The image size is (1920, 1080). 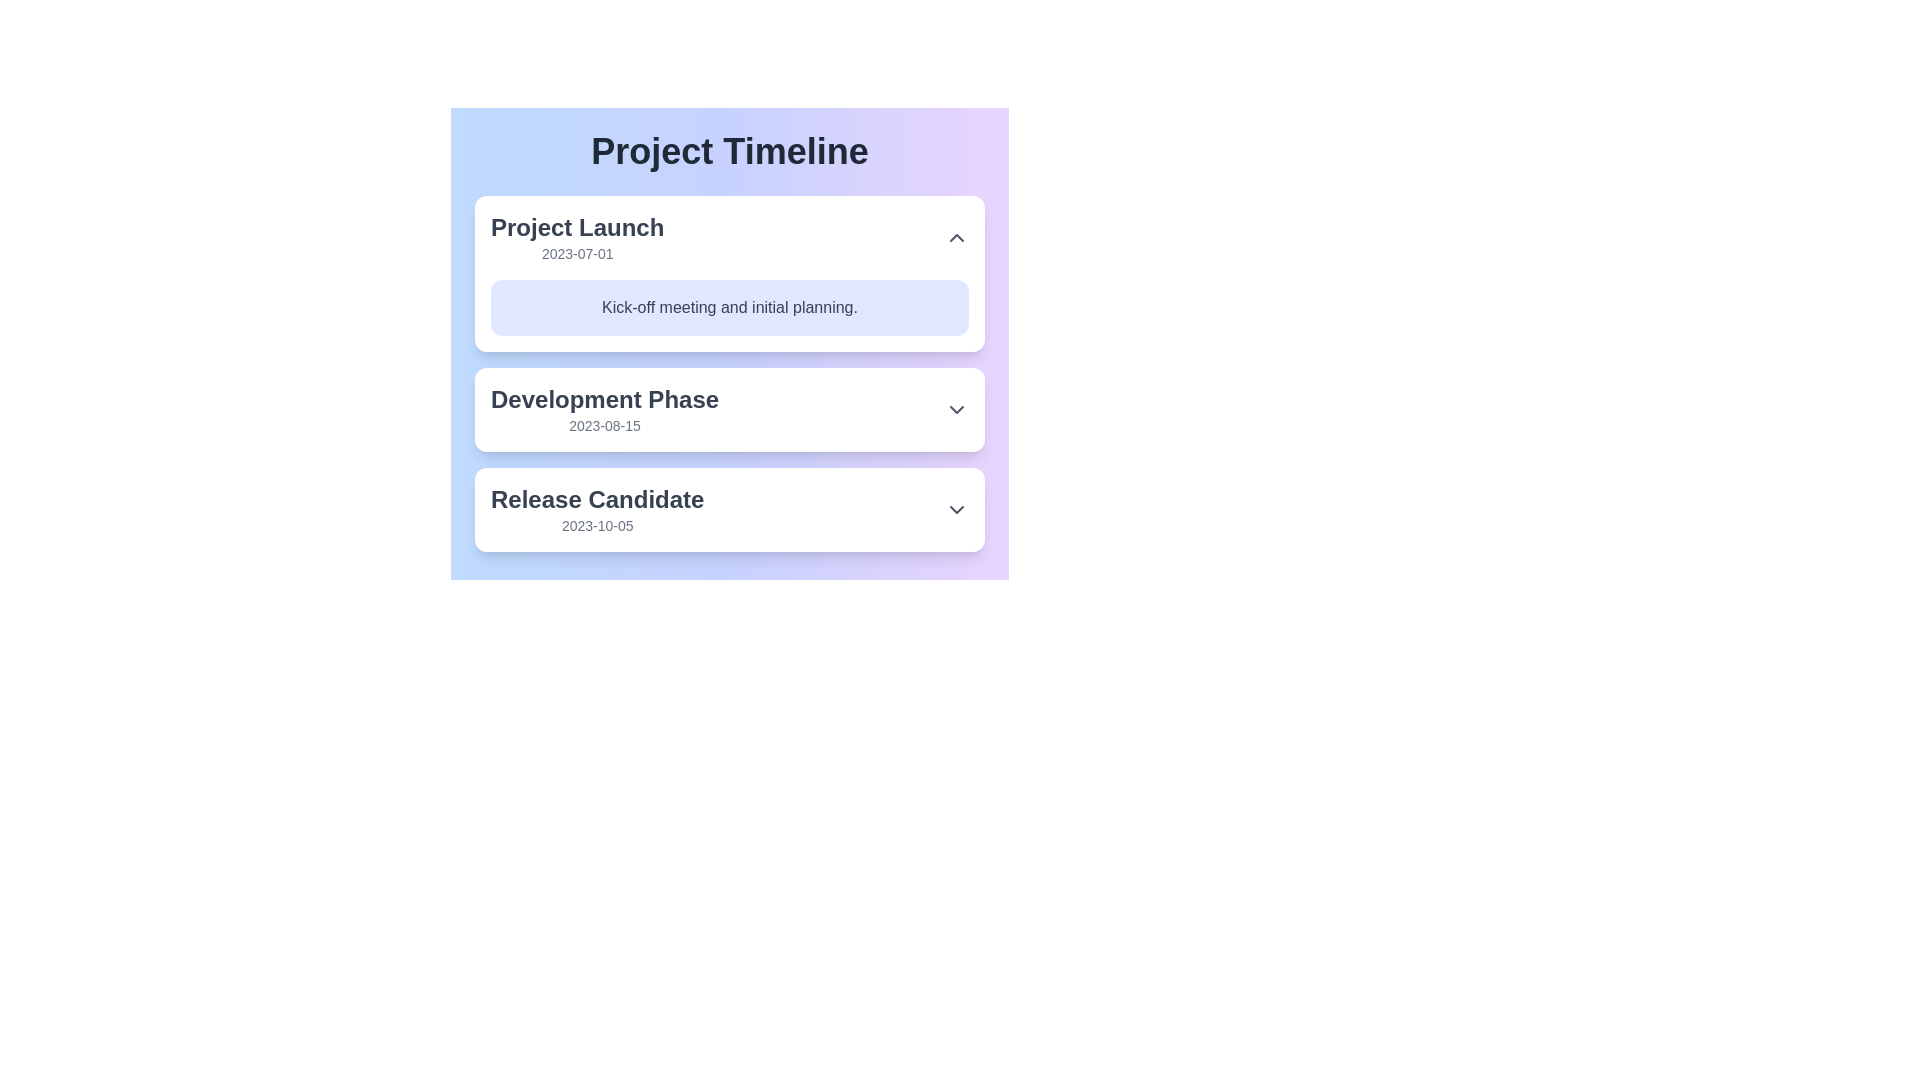 I want to click on the upward-pointing chevron icon button located to the right side of the 'Project Launch' title, so click(x=955, y=237).